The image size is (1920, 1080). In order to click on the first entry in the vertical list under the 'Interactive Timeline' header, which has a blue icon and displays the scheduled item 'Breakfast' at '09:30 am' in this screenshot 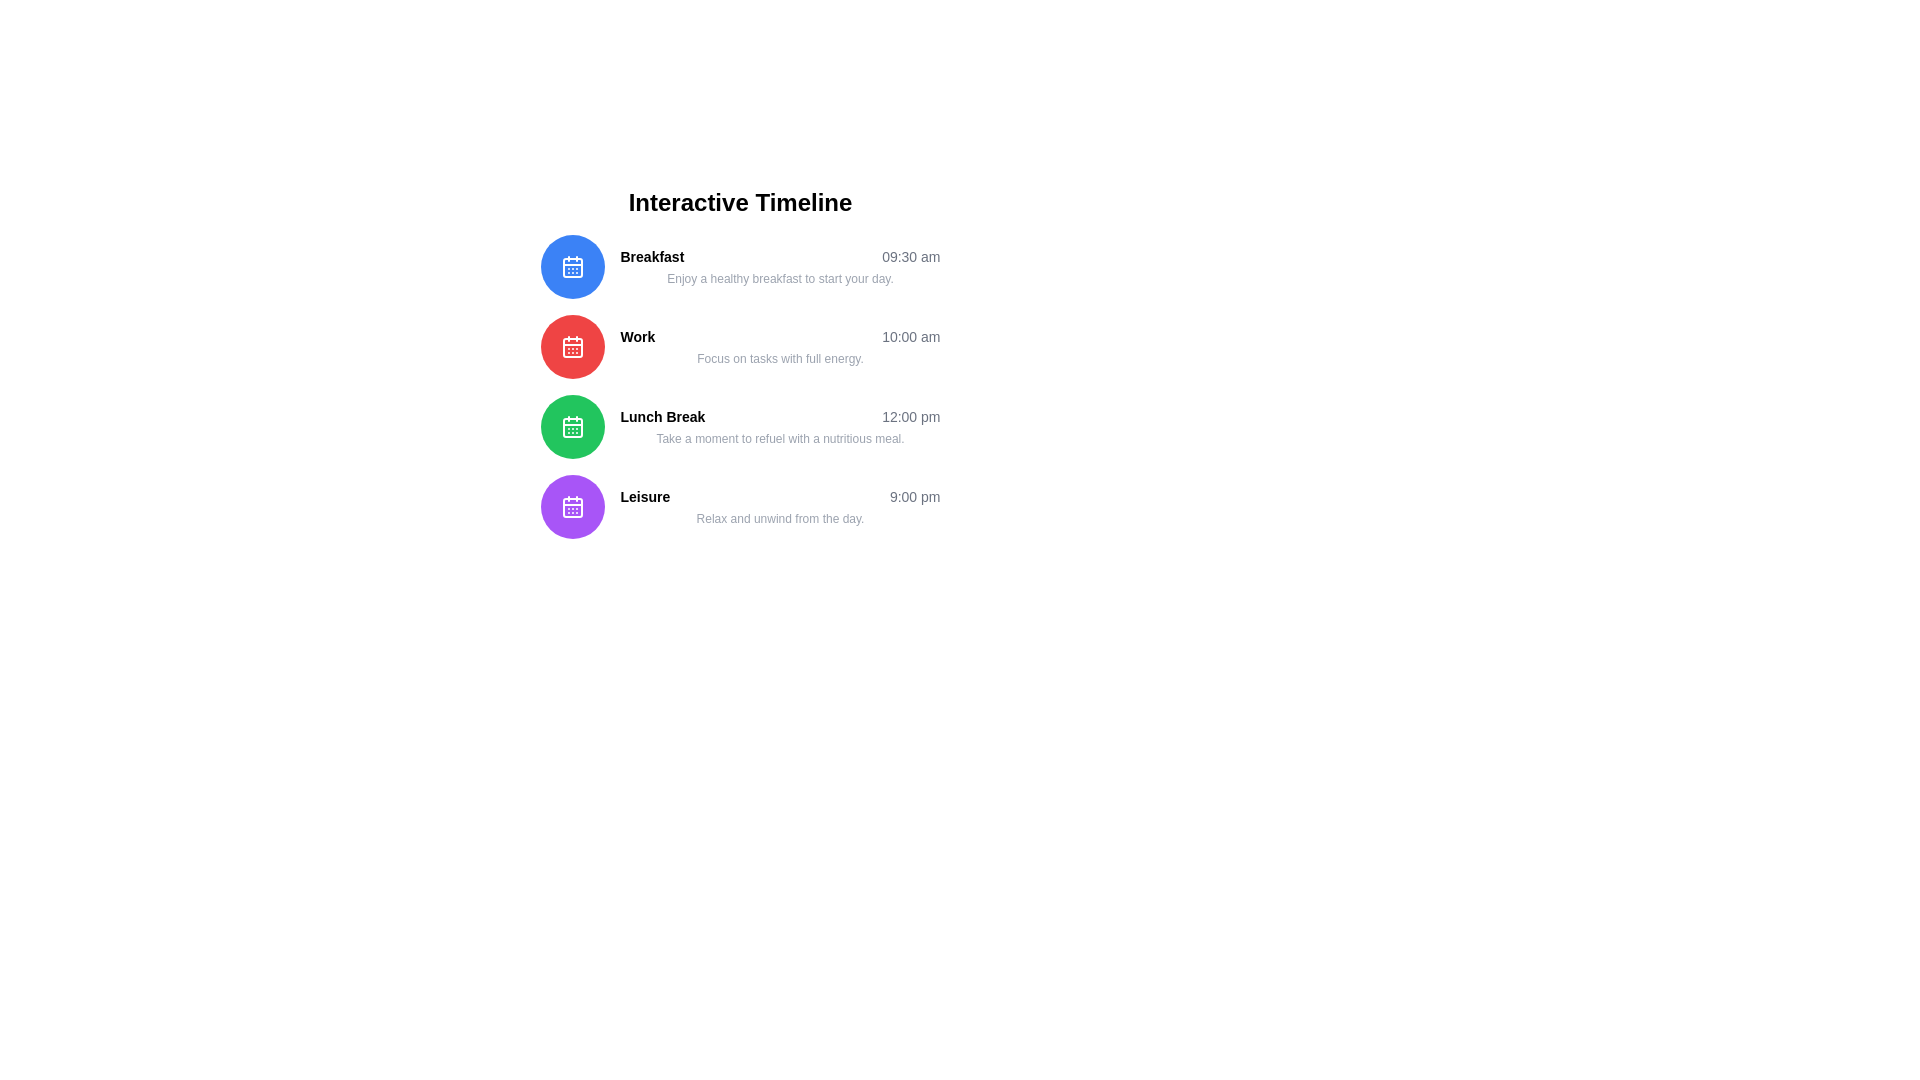, I will do `click(739, 265)`.